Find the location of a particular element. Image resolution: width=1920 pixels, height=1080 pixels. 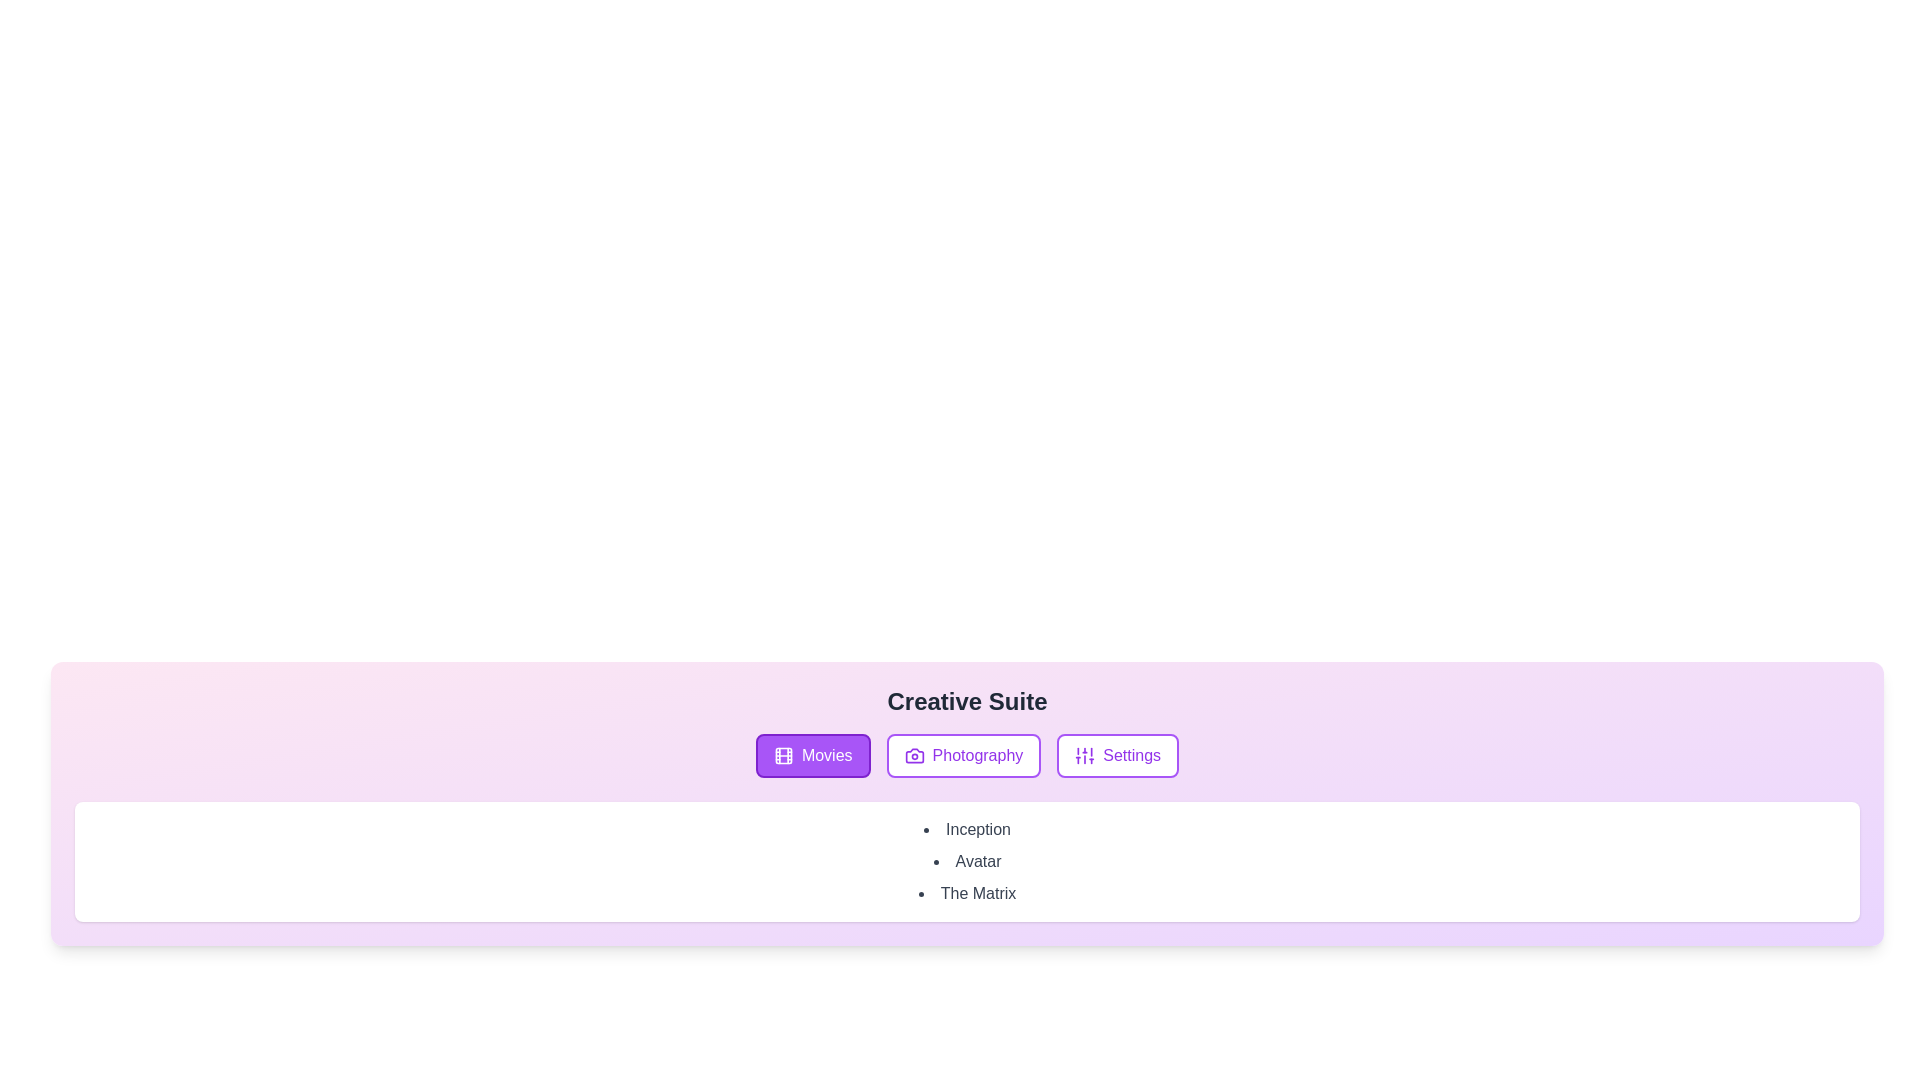

the text item reading 'Avatar', which is the second item in a bulleted list styled in a simple text format is located at coordinates (967, 860).